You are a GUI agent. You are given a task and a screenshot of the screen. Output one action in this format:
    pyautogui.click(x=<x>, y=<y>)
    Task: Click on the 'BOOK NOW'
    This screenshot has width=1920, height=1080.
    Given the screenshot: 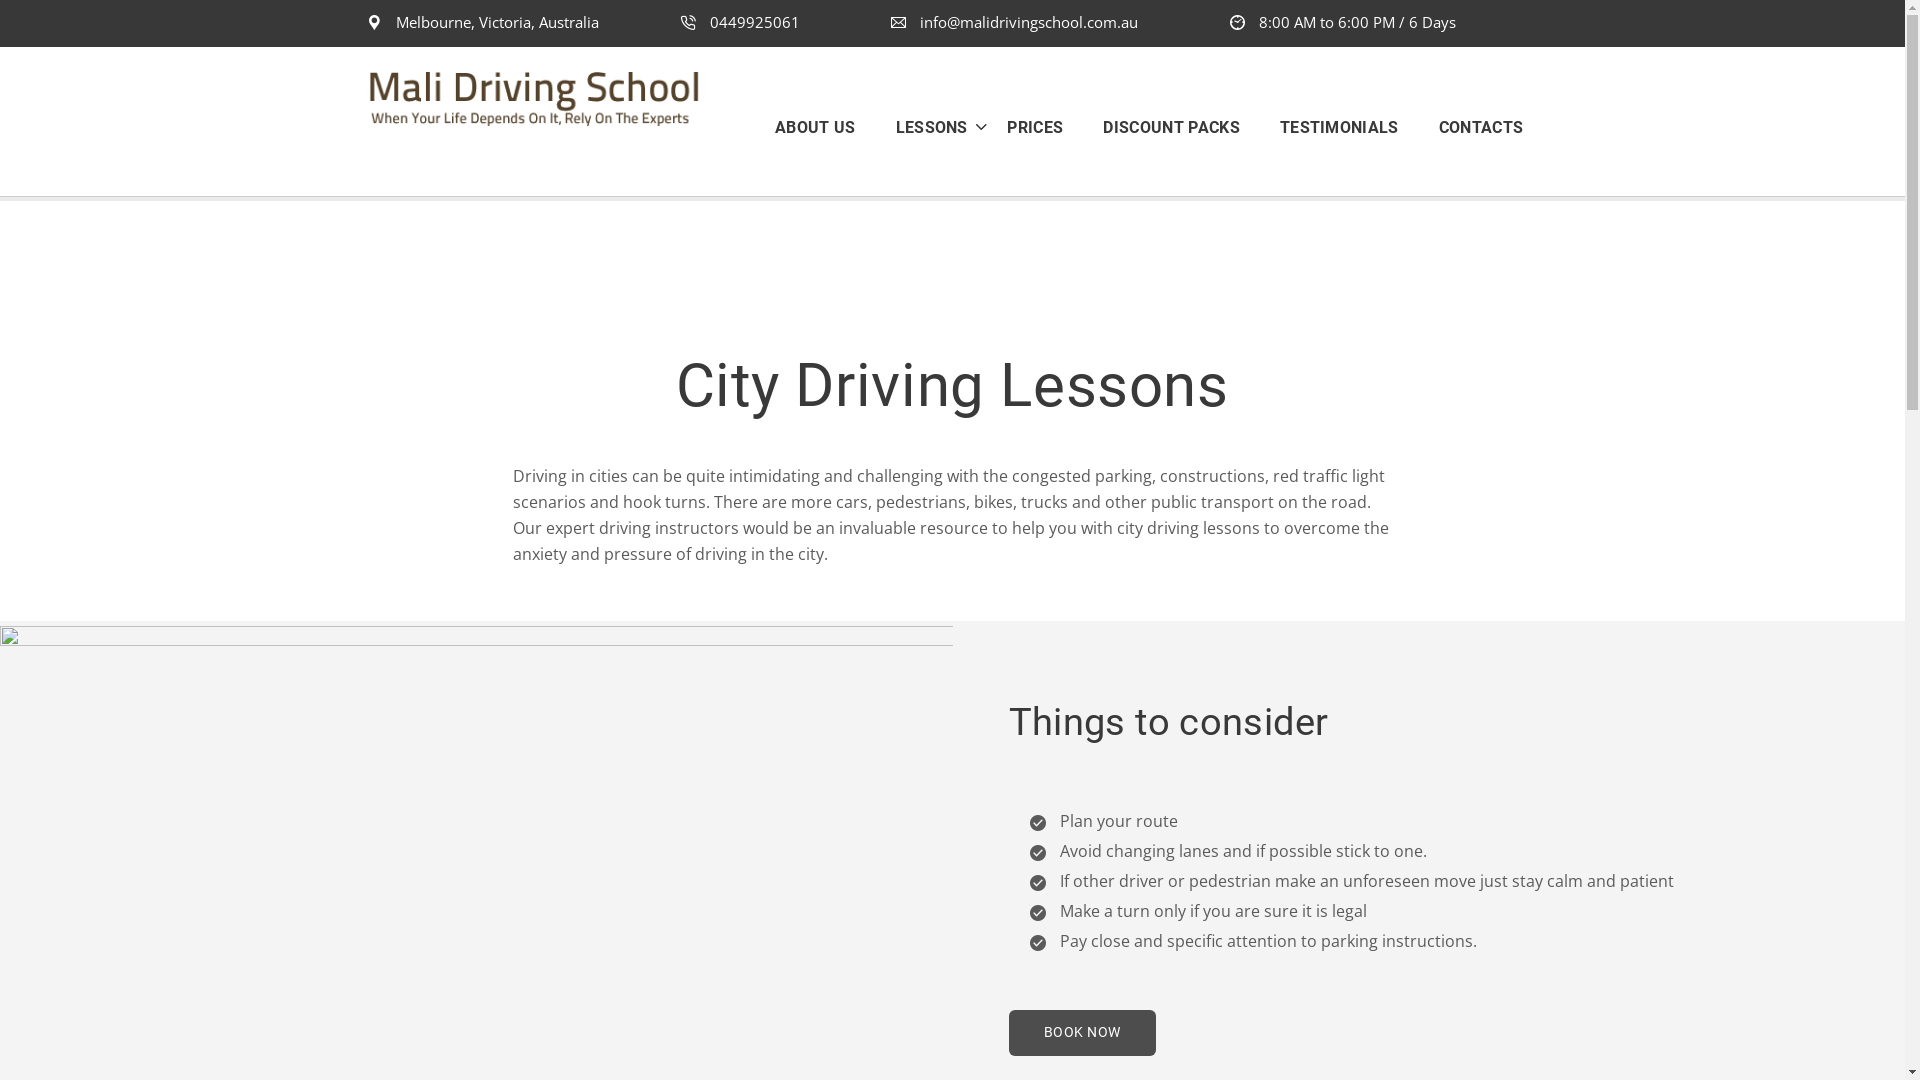 What is the action you would take?
    pyautogui.click(x=1080, y=1032)
    